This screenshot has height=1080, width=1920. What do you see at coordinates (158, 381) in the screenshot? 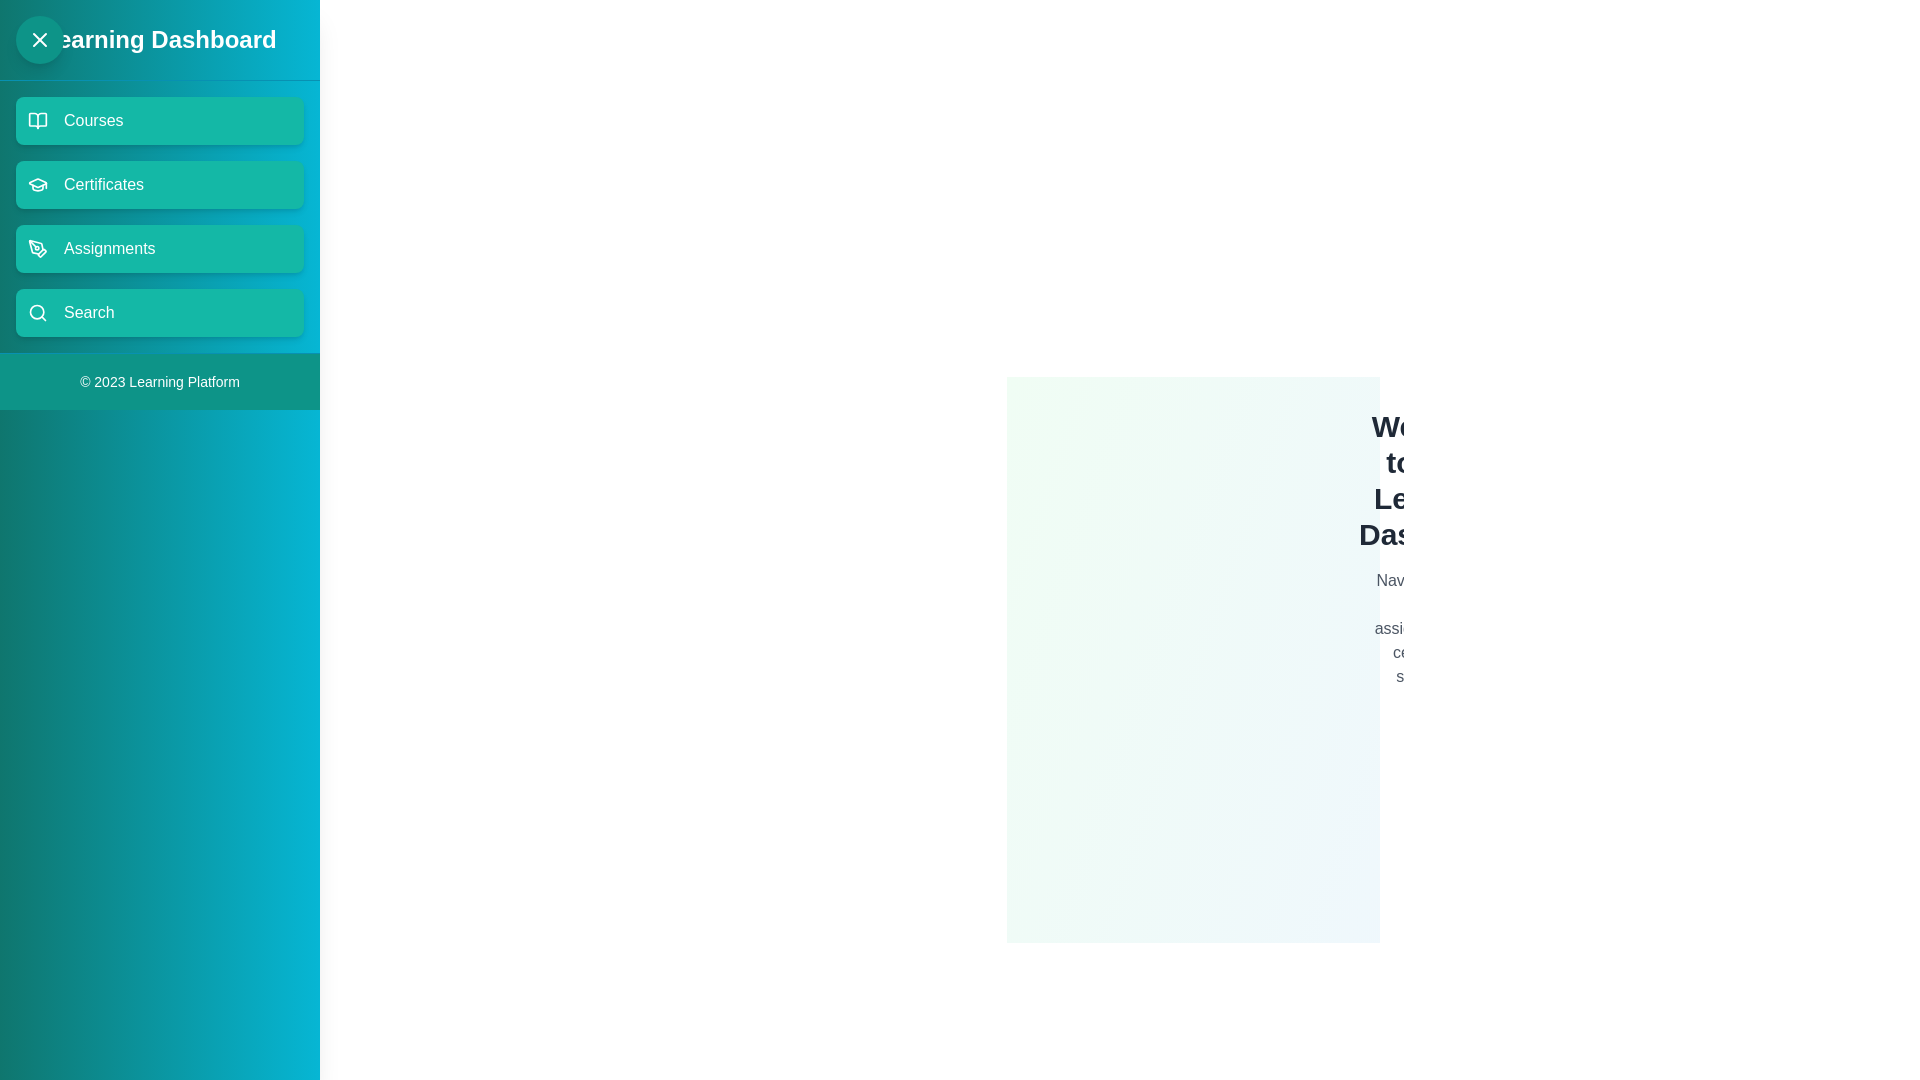
I see `the copyright information Text Label located at the bottom of the left-hand teal sidebar, which provides ownership and year details for the platform` at bounding box center [158, 381].